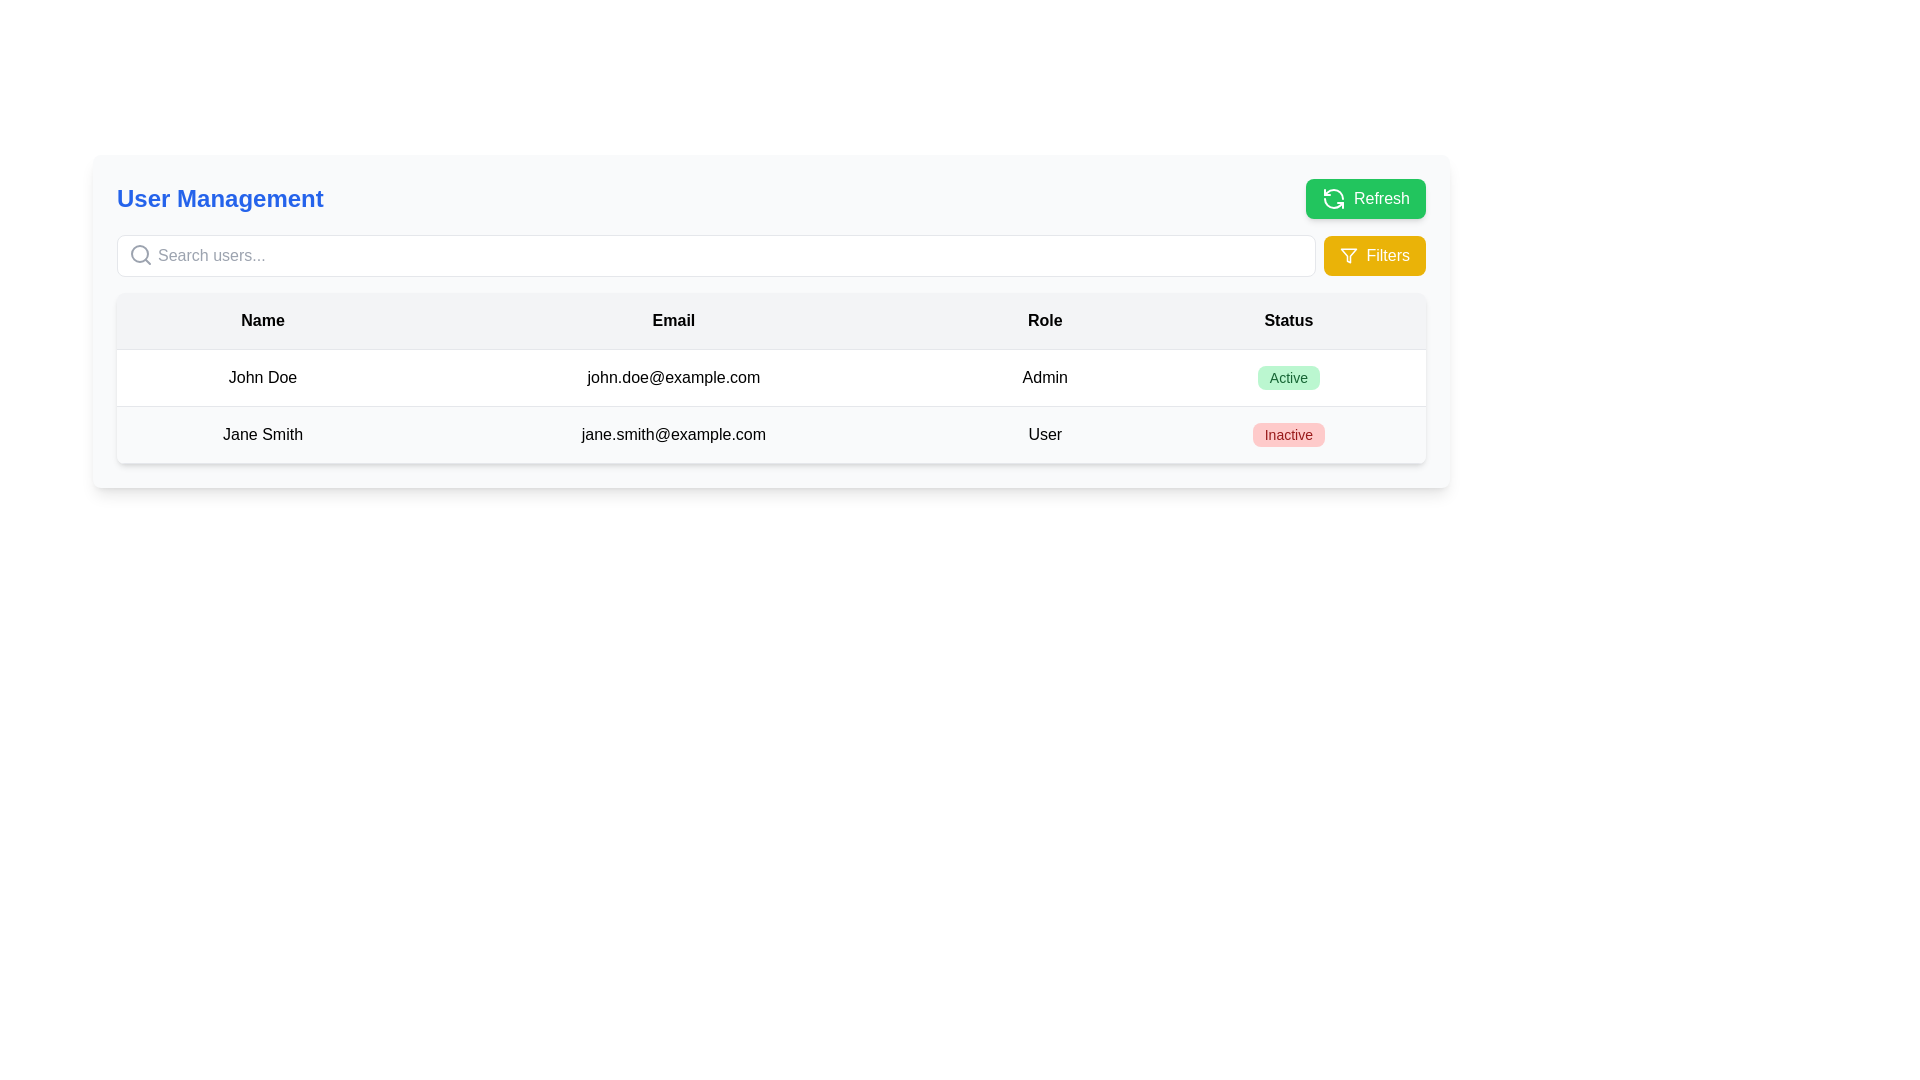 The width and height of the screenshot is (1920, 1080). I want to click on the green 'Refresh' button located in the User Management section, which is positioned to the right of the 'Filters' keyword, so click(1364, 199).